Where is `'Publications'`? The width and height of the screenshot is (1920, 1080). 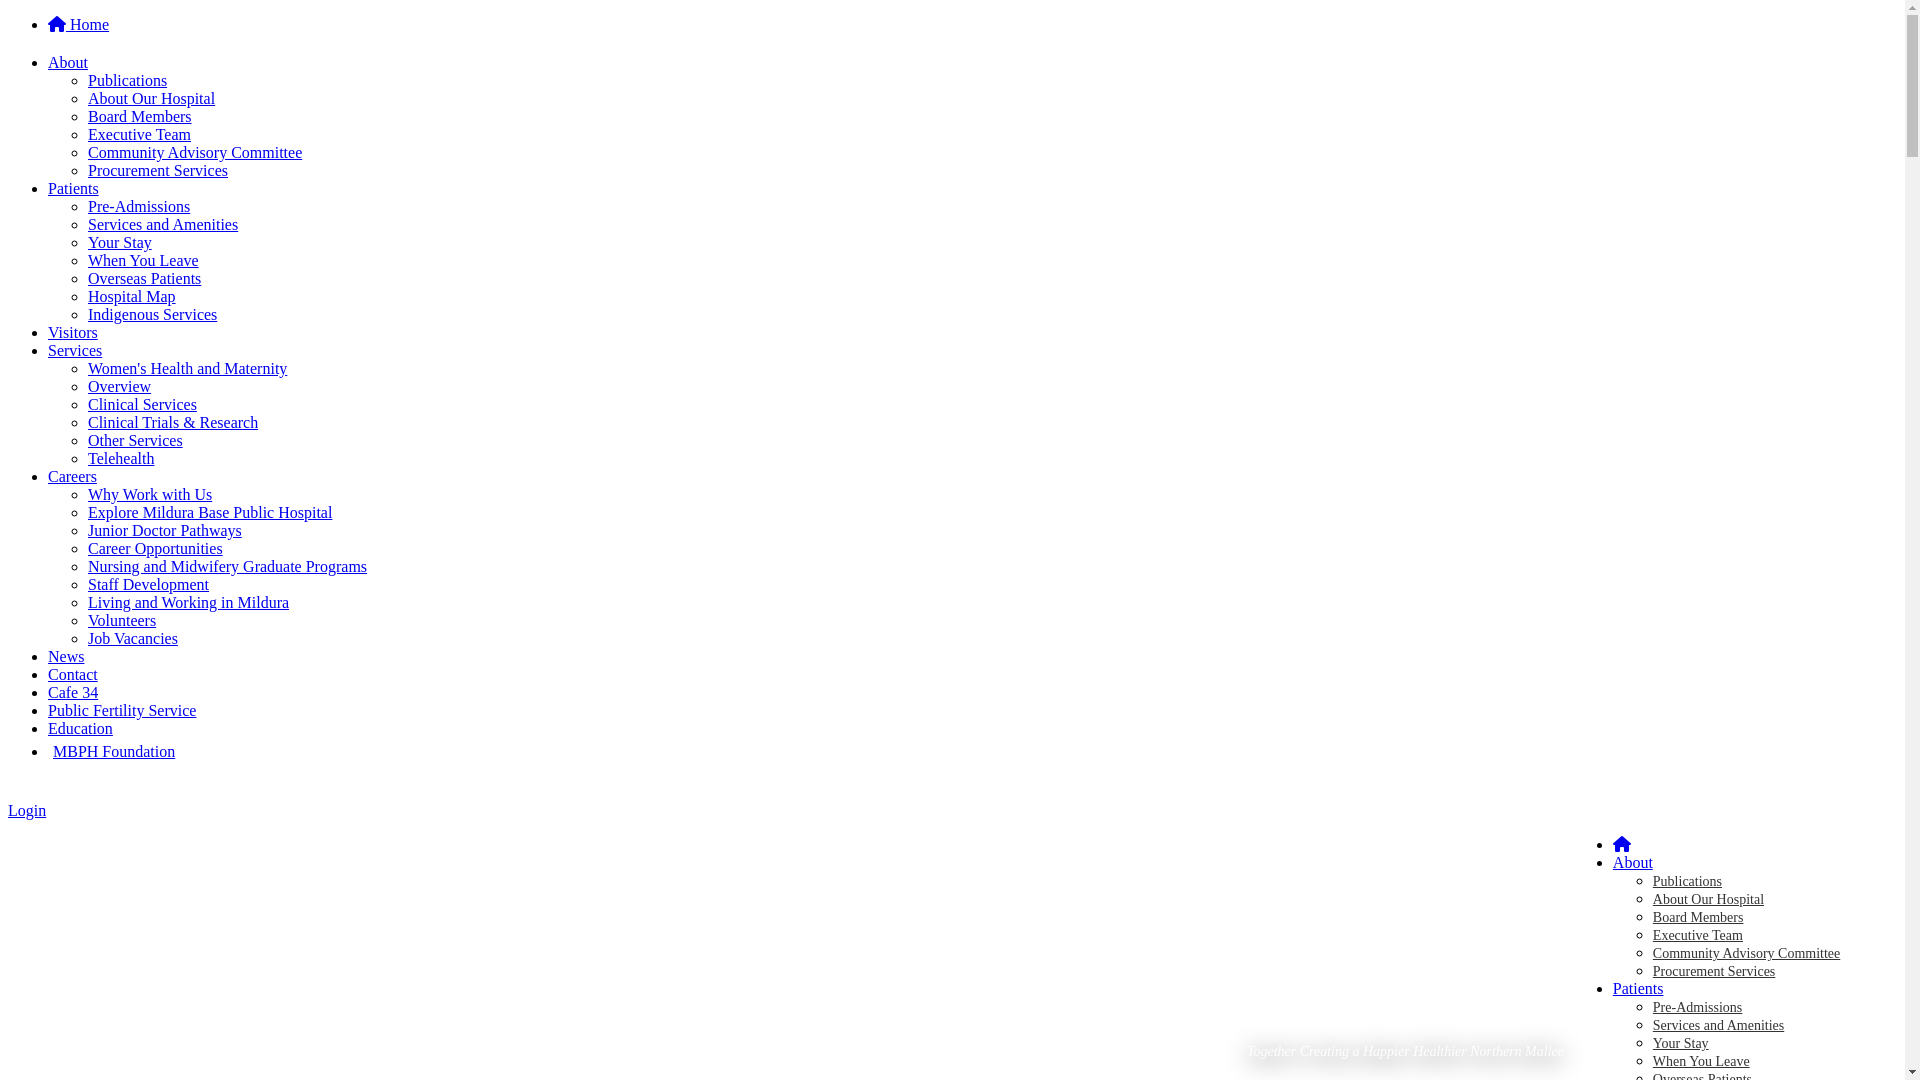 'Publications' is located at coordinates (1686, 880).